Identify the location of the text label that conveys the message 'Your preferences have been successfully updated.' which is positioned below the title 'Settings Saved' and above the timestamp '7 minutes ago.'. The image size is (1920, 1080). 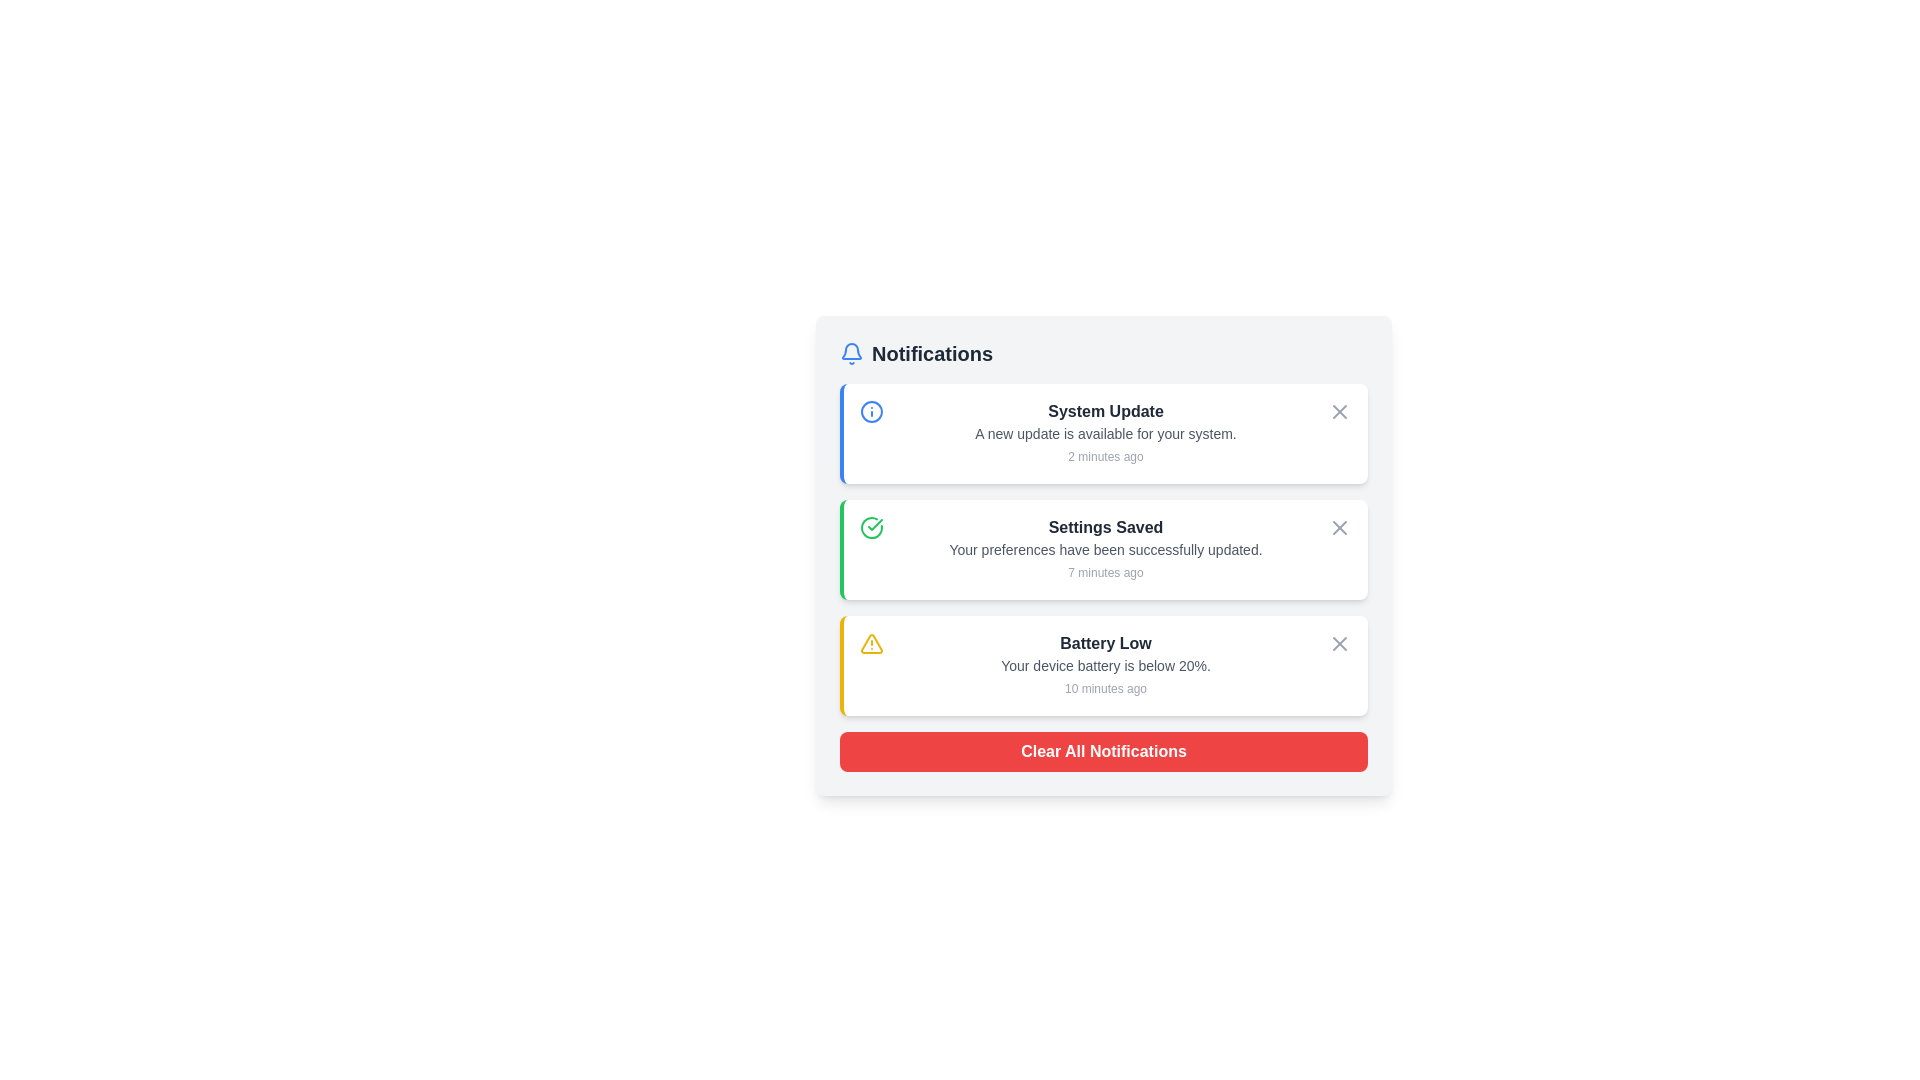
(1104, 550).